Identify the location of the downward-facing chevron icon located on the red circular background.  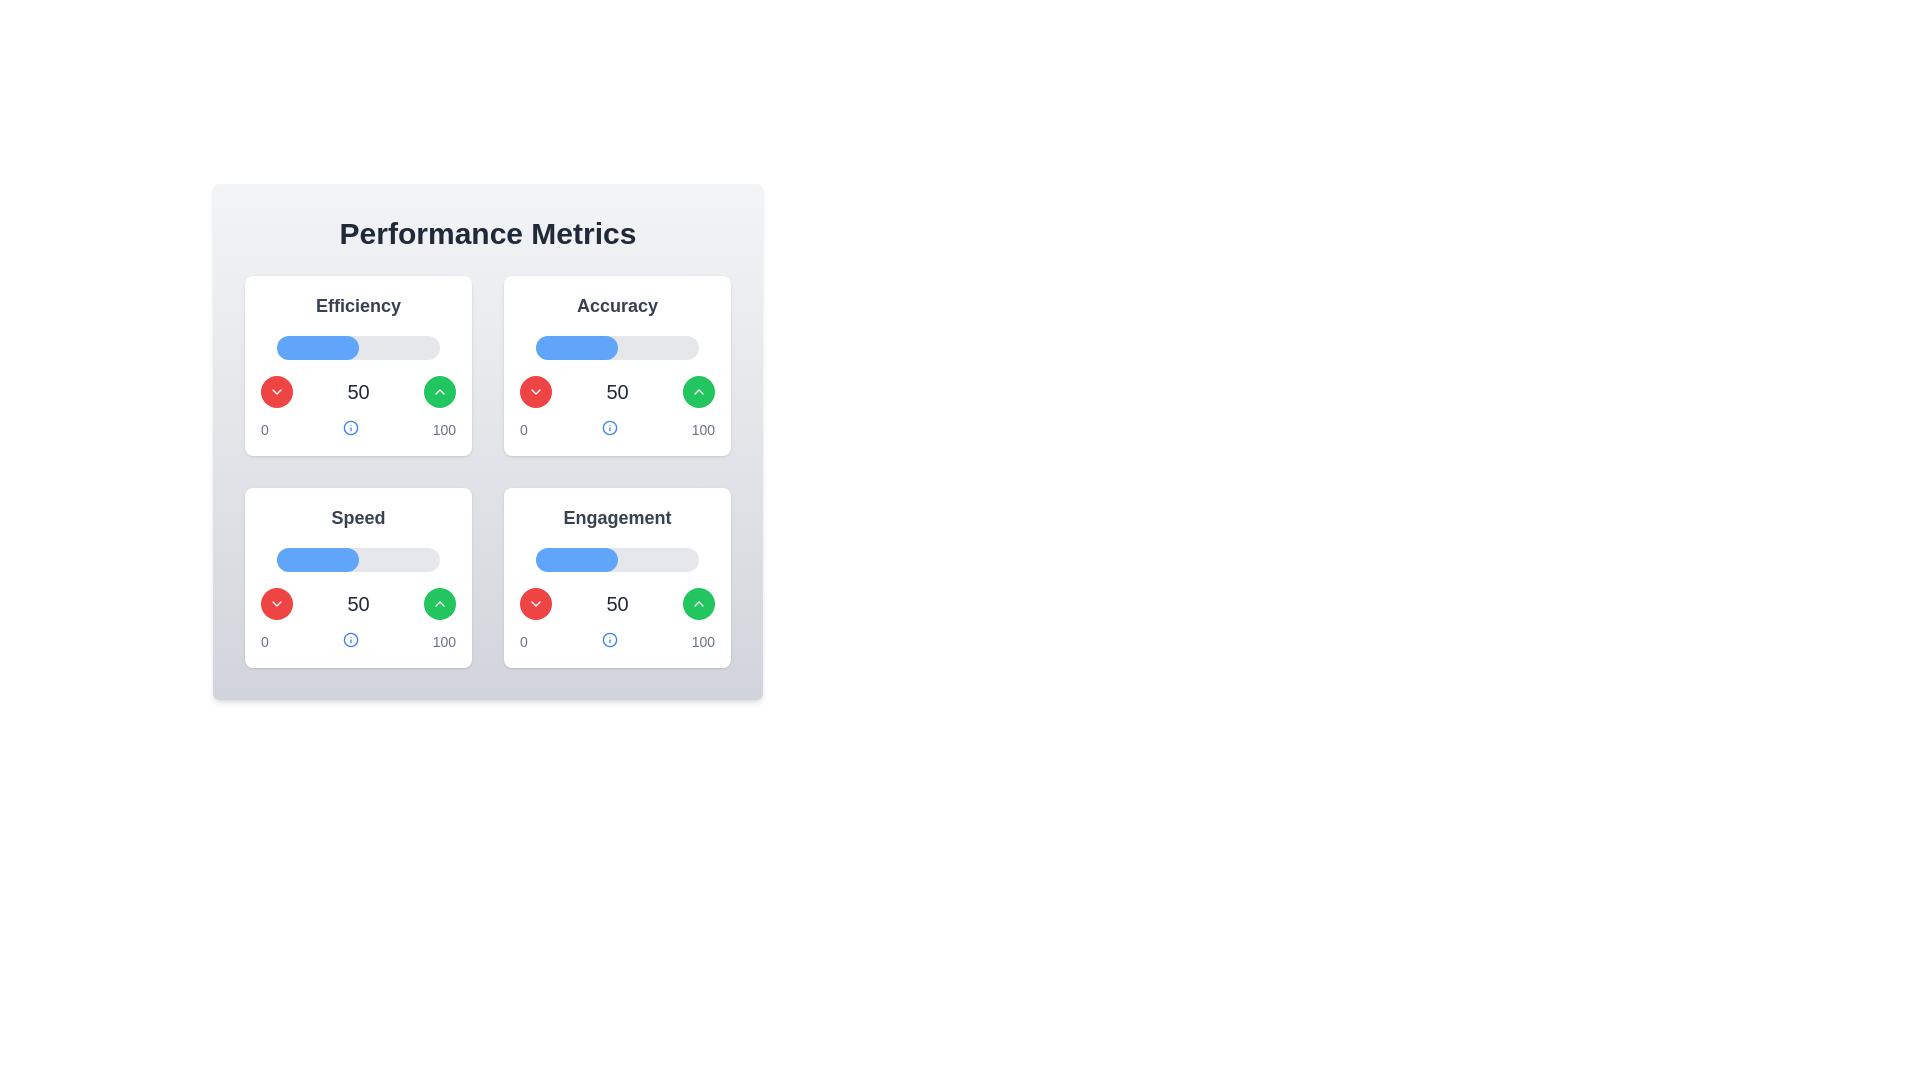
(276, 603).